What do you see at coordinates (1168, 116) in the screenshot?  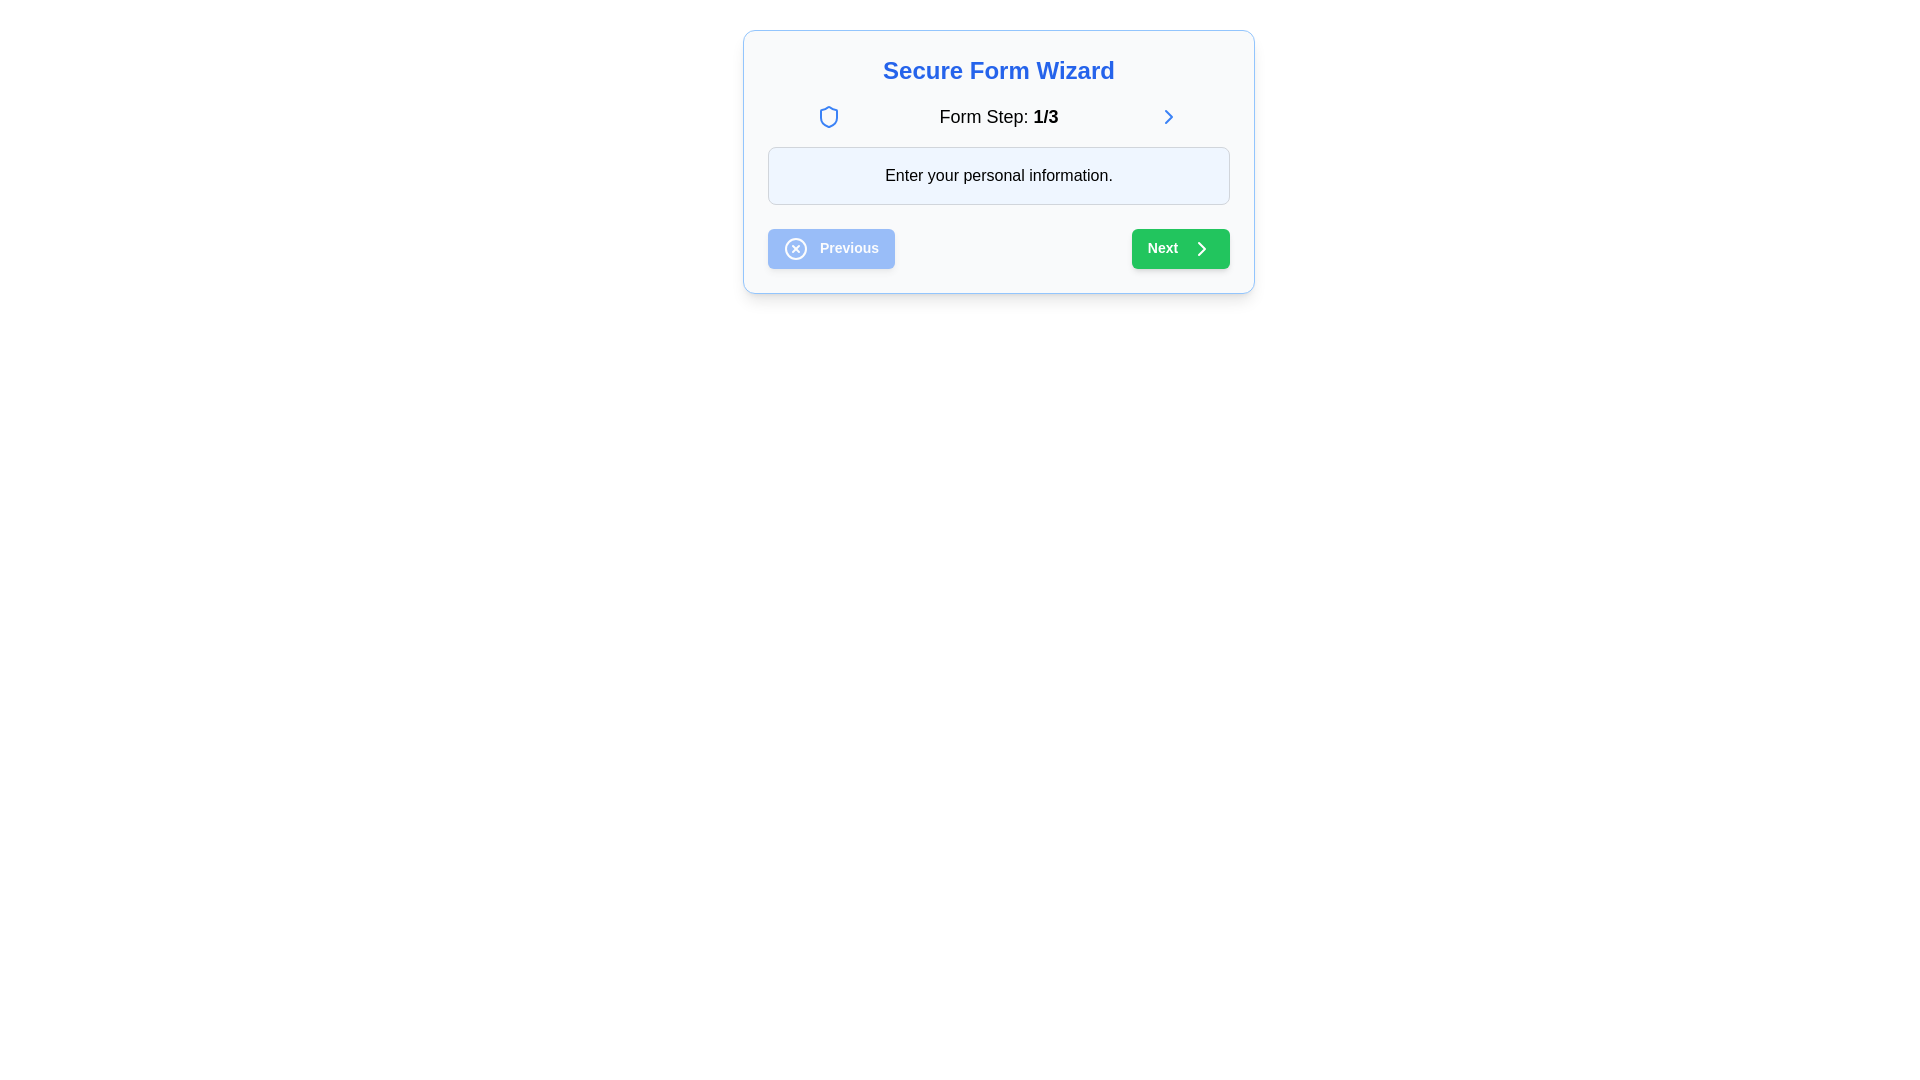 I see `the chevron icon that indicates progression to the next step in the form process, located to the right of the label 'Form Step: 1/3'` at bounding box center [1168, 116].